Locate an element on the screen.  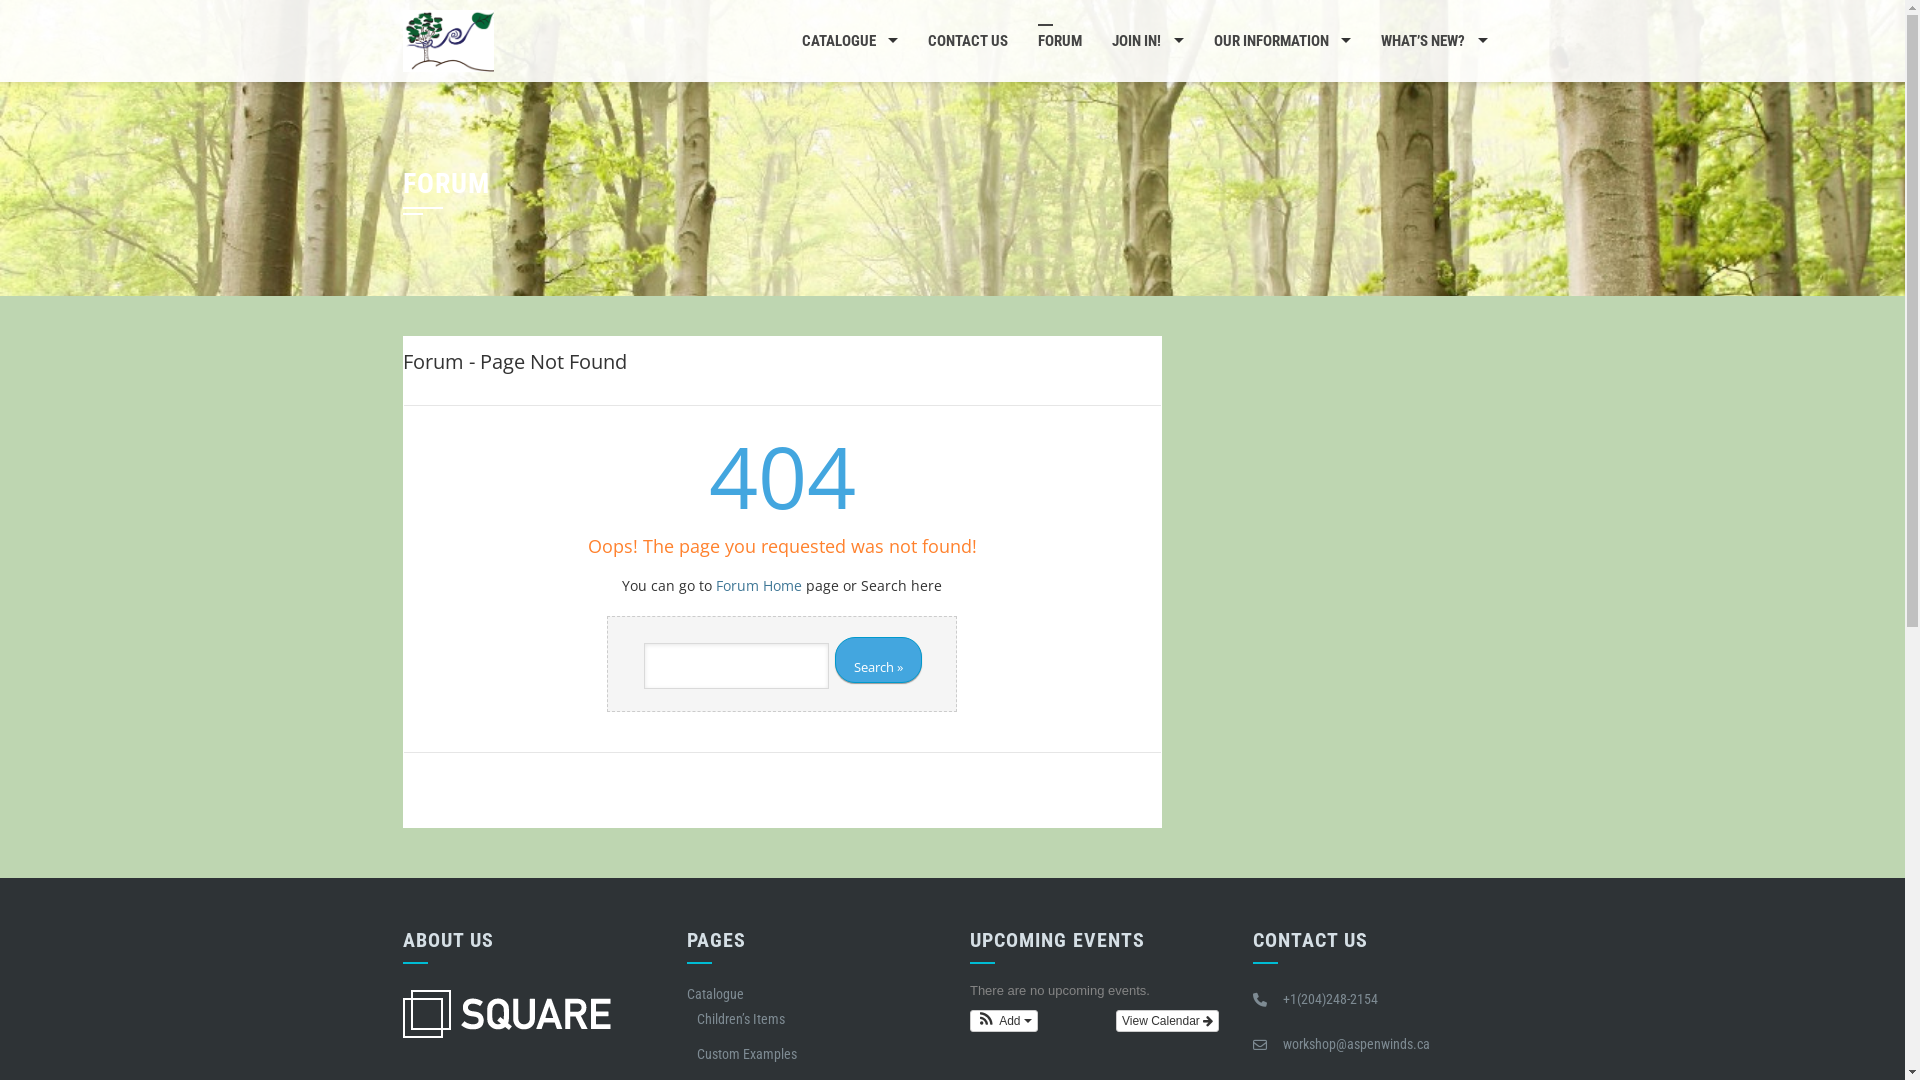
'JOIN IN!' is located at coordinates (1096, 41).